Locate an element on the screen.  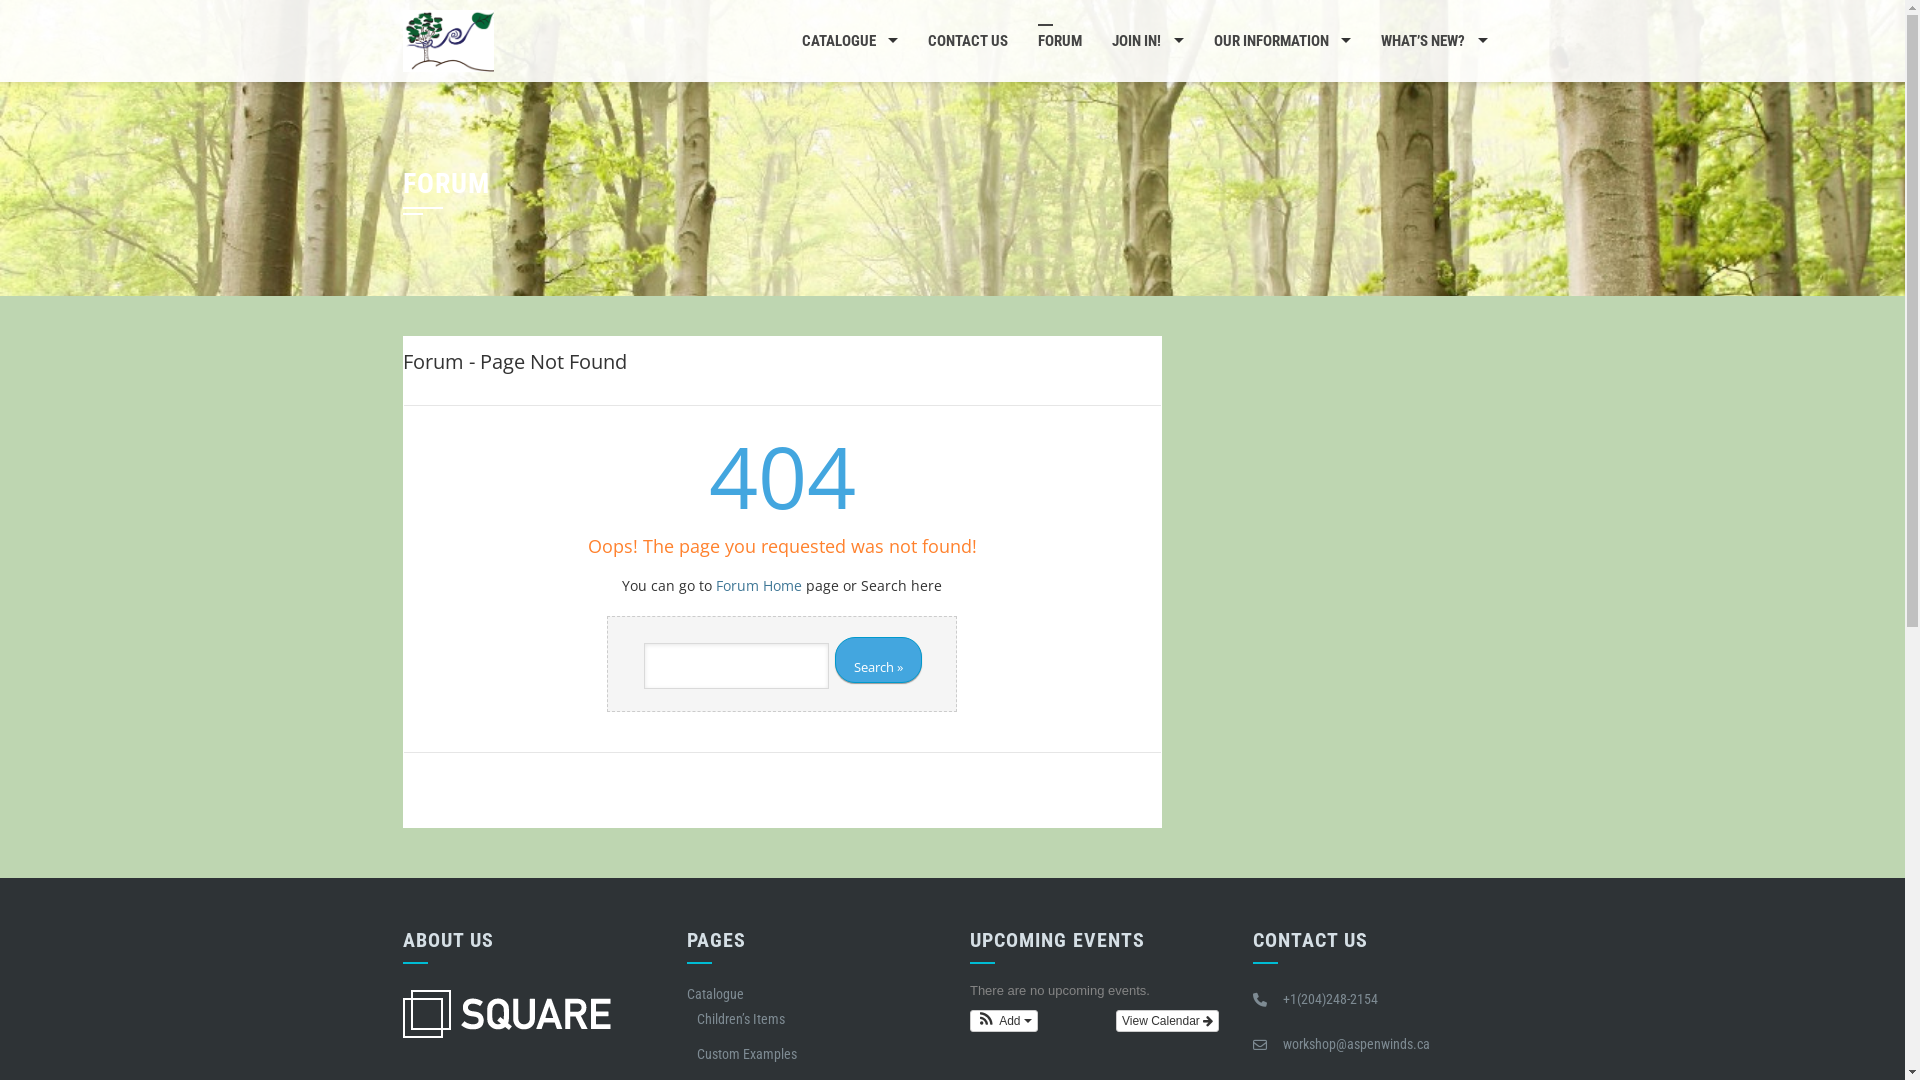
'JOIN IN!' is located at coordinates (1096, 41).